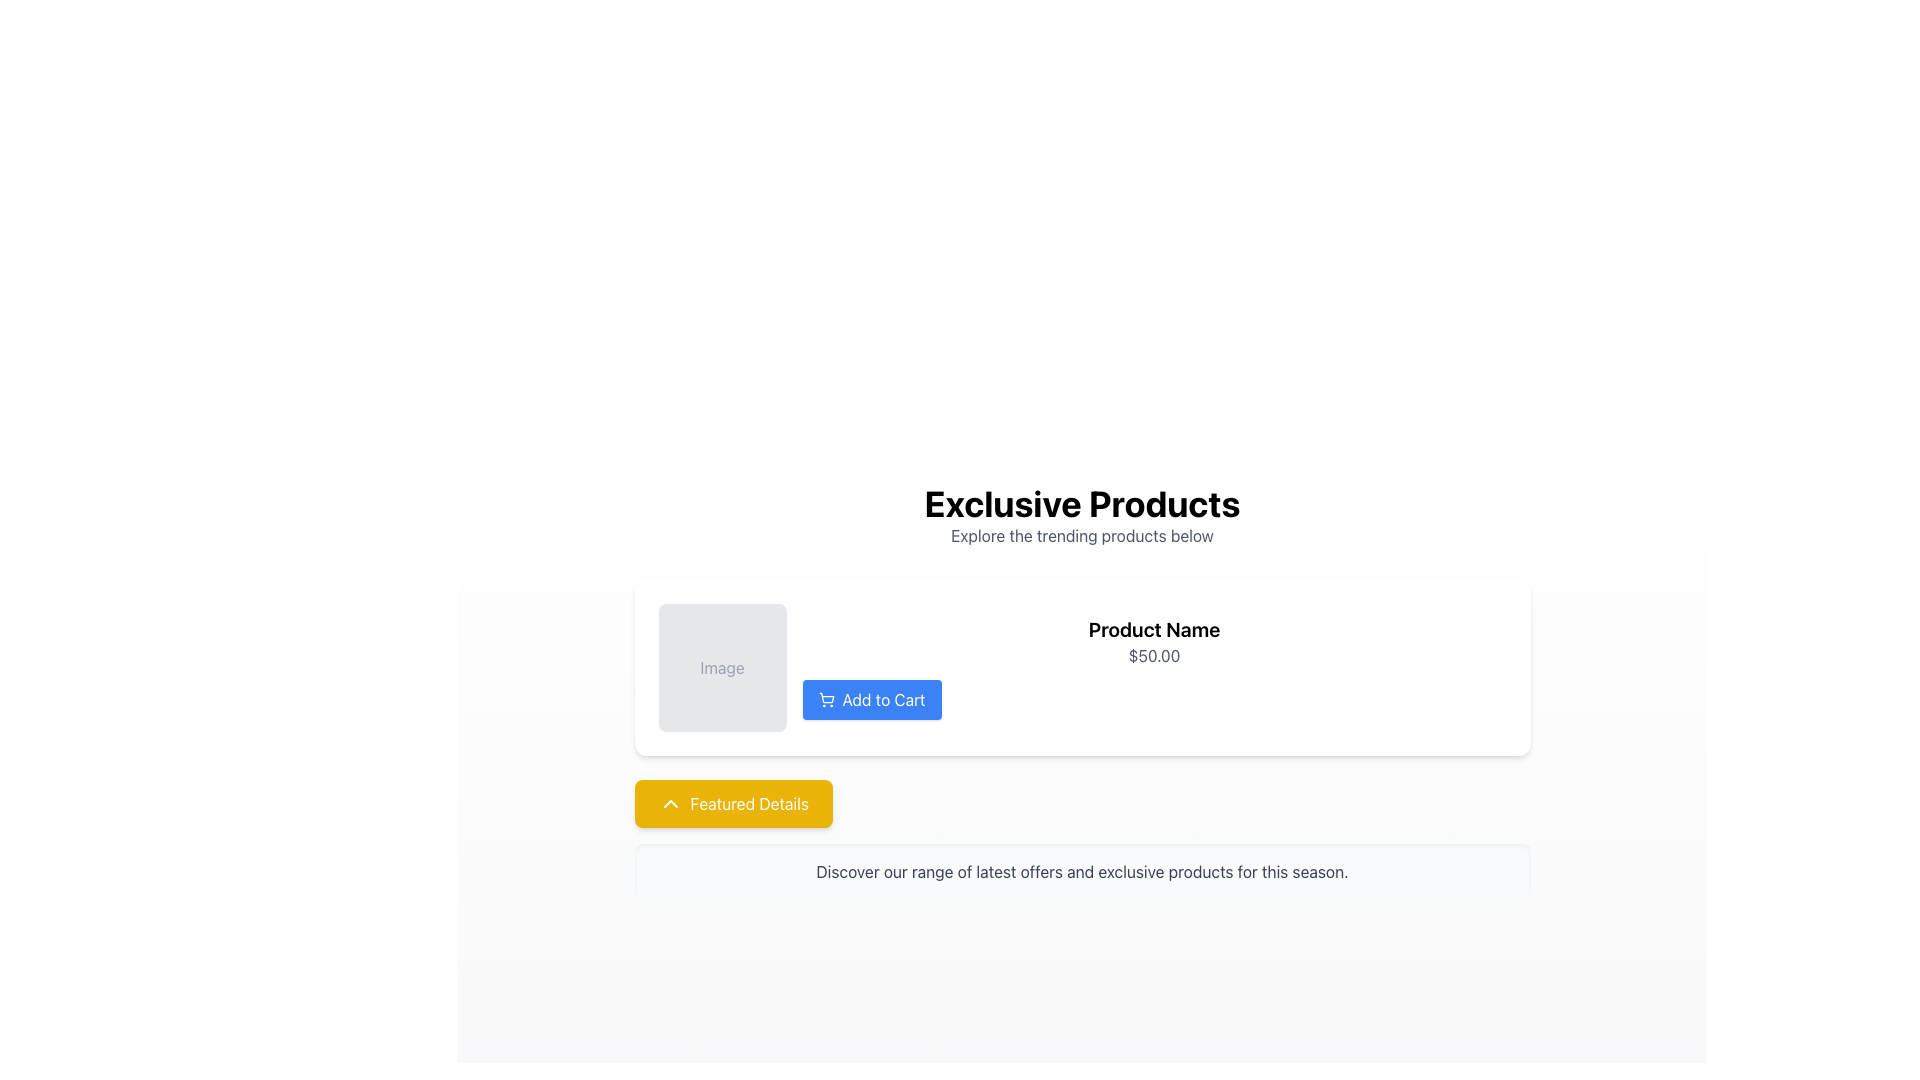 This screenshot has height=1080, width=1920. What do you see at coordinates (882, 698) in the screenshot?
I see `the 'Add to Cart' text label, which is the rightmost part of a button with a blue background and white font, located below the product name and price` at bounding box center [882, 698].